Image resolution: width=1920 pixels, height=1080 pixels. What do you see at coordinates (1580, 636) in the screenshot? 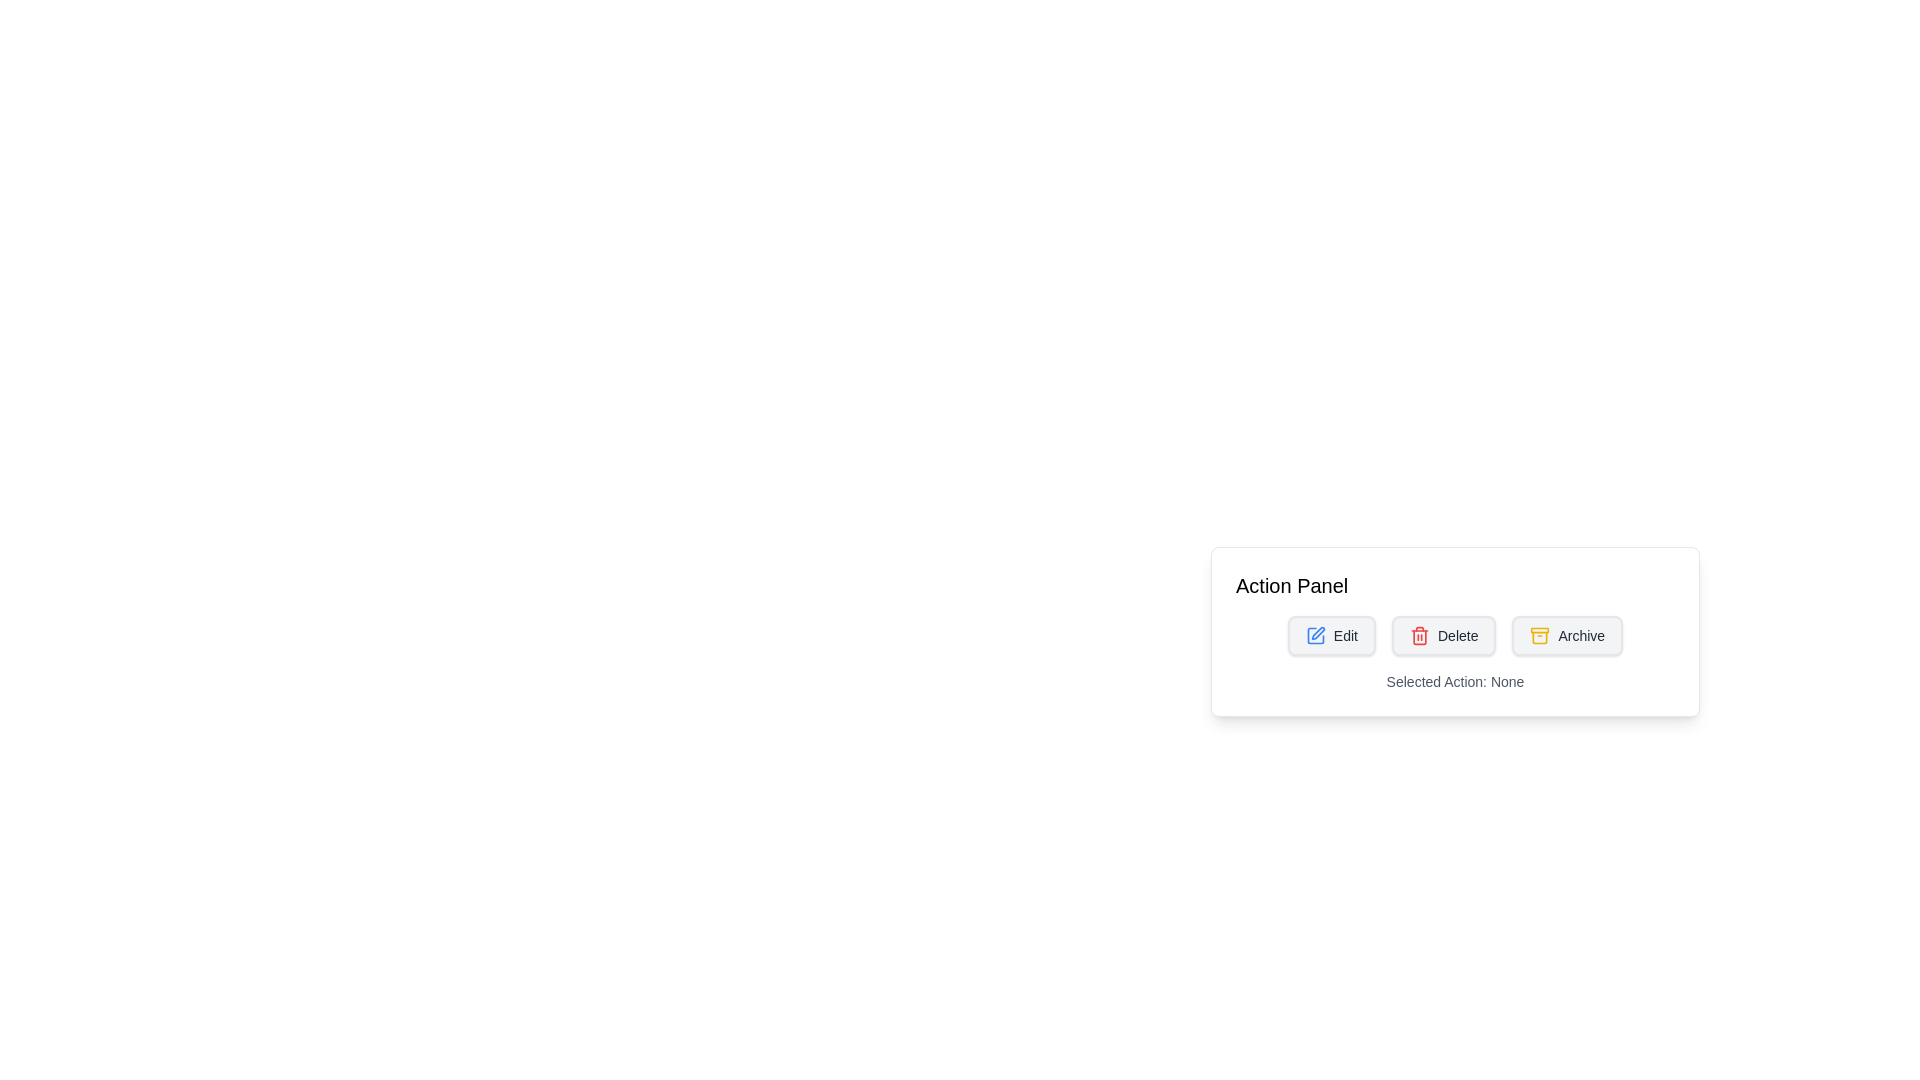
I see `the 'Archive' text label within the action button` at bounding box center [1580, 636].